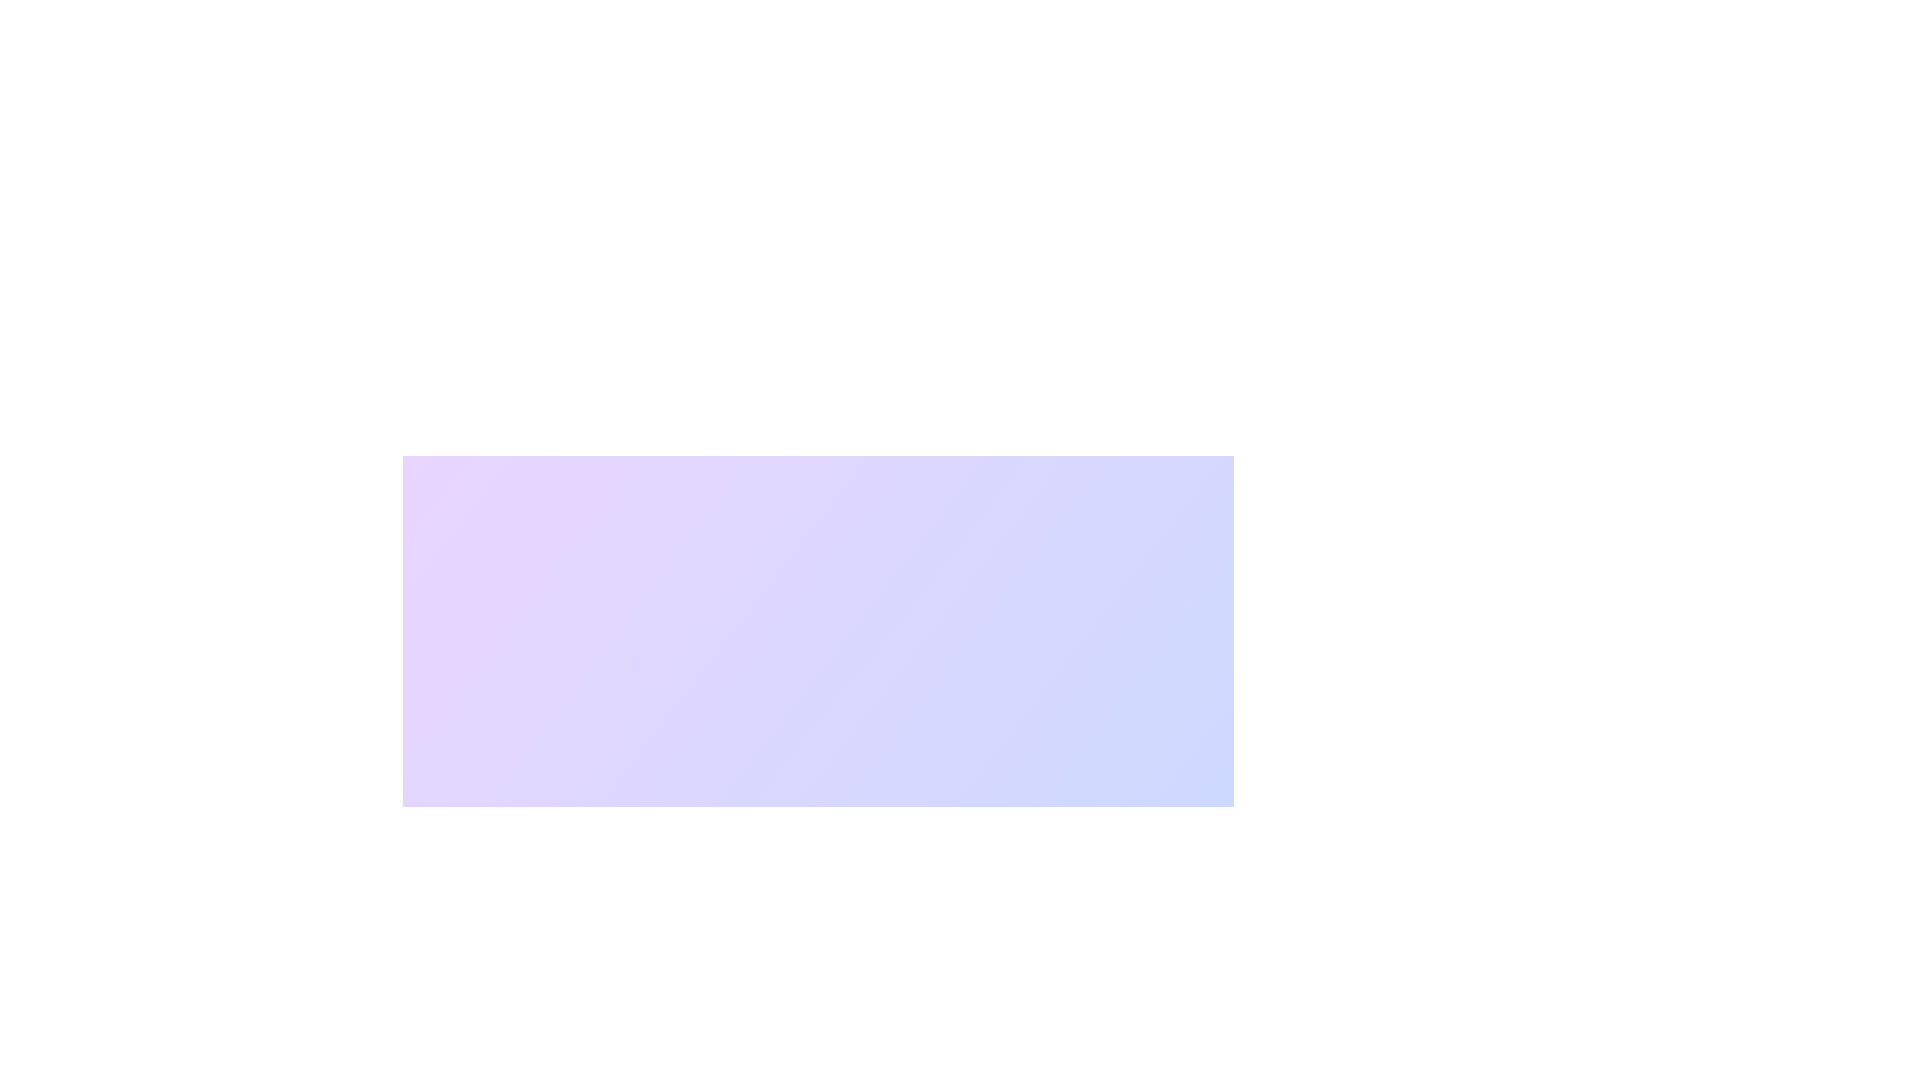  I want to click on the SVG circle graphic indicator positioned near the bottom of the interface, so click(954, 999).